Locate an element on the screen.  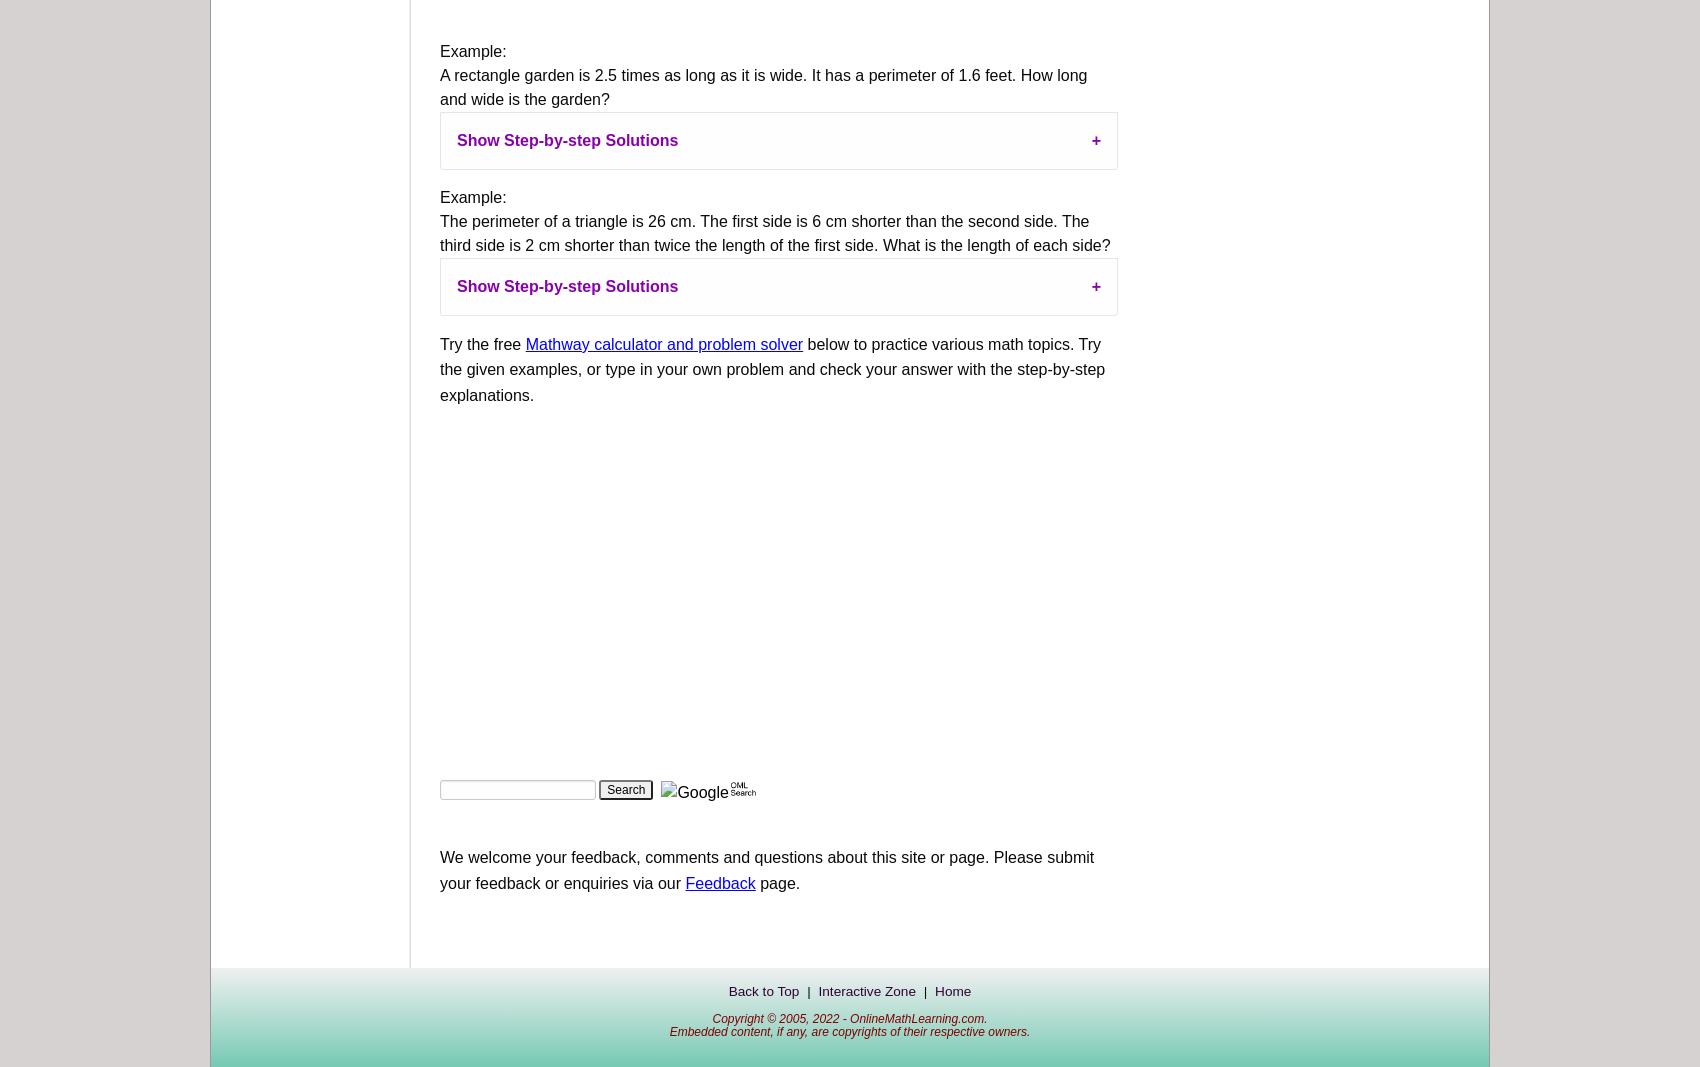
'The perimeter of a triangle is 26 cm. The first side is 6 cm shorter than the second side. The third side is 2 cm shorter than twice the length of the first side. What is the length of each side?' is located at coordinates (774, 232).